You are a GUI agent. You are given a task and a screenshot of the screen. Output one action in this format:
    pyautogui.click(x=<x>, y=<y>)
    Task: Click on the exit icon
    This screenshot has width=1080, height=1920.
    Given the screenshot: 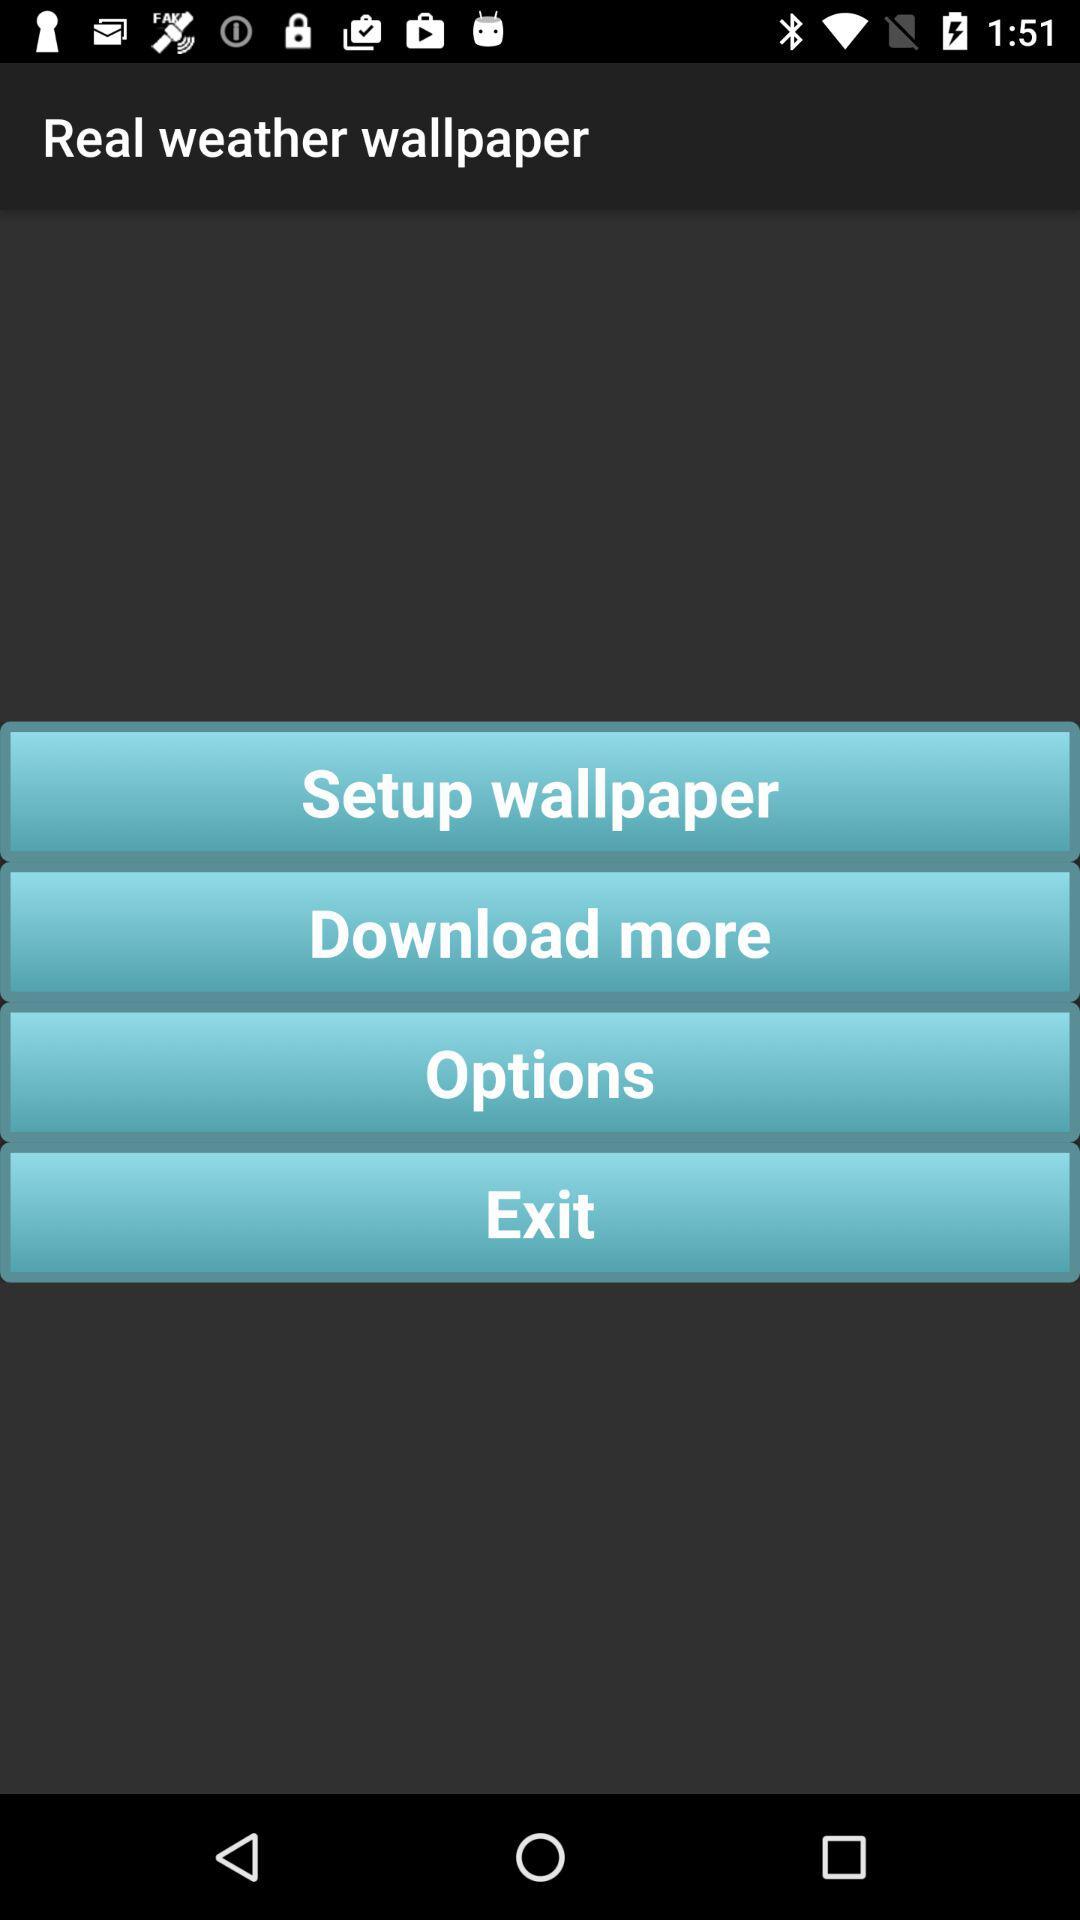 What is the action you would take?
    pyautogui.click(x=540, y=1211)
    